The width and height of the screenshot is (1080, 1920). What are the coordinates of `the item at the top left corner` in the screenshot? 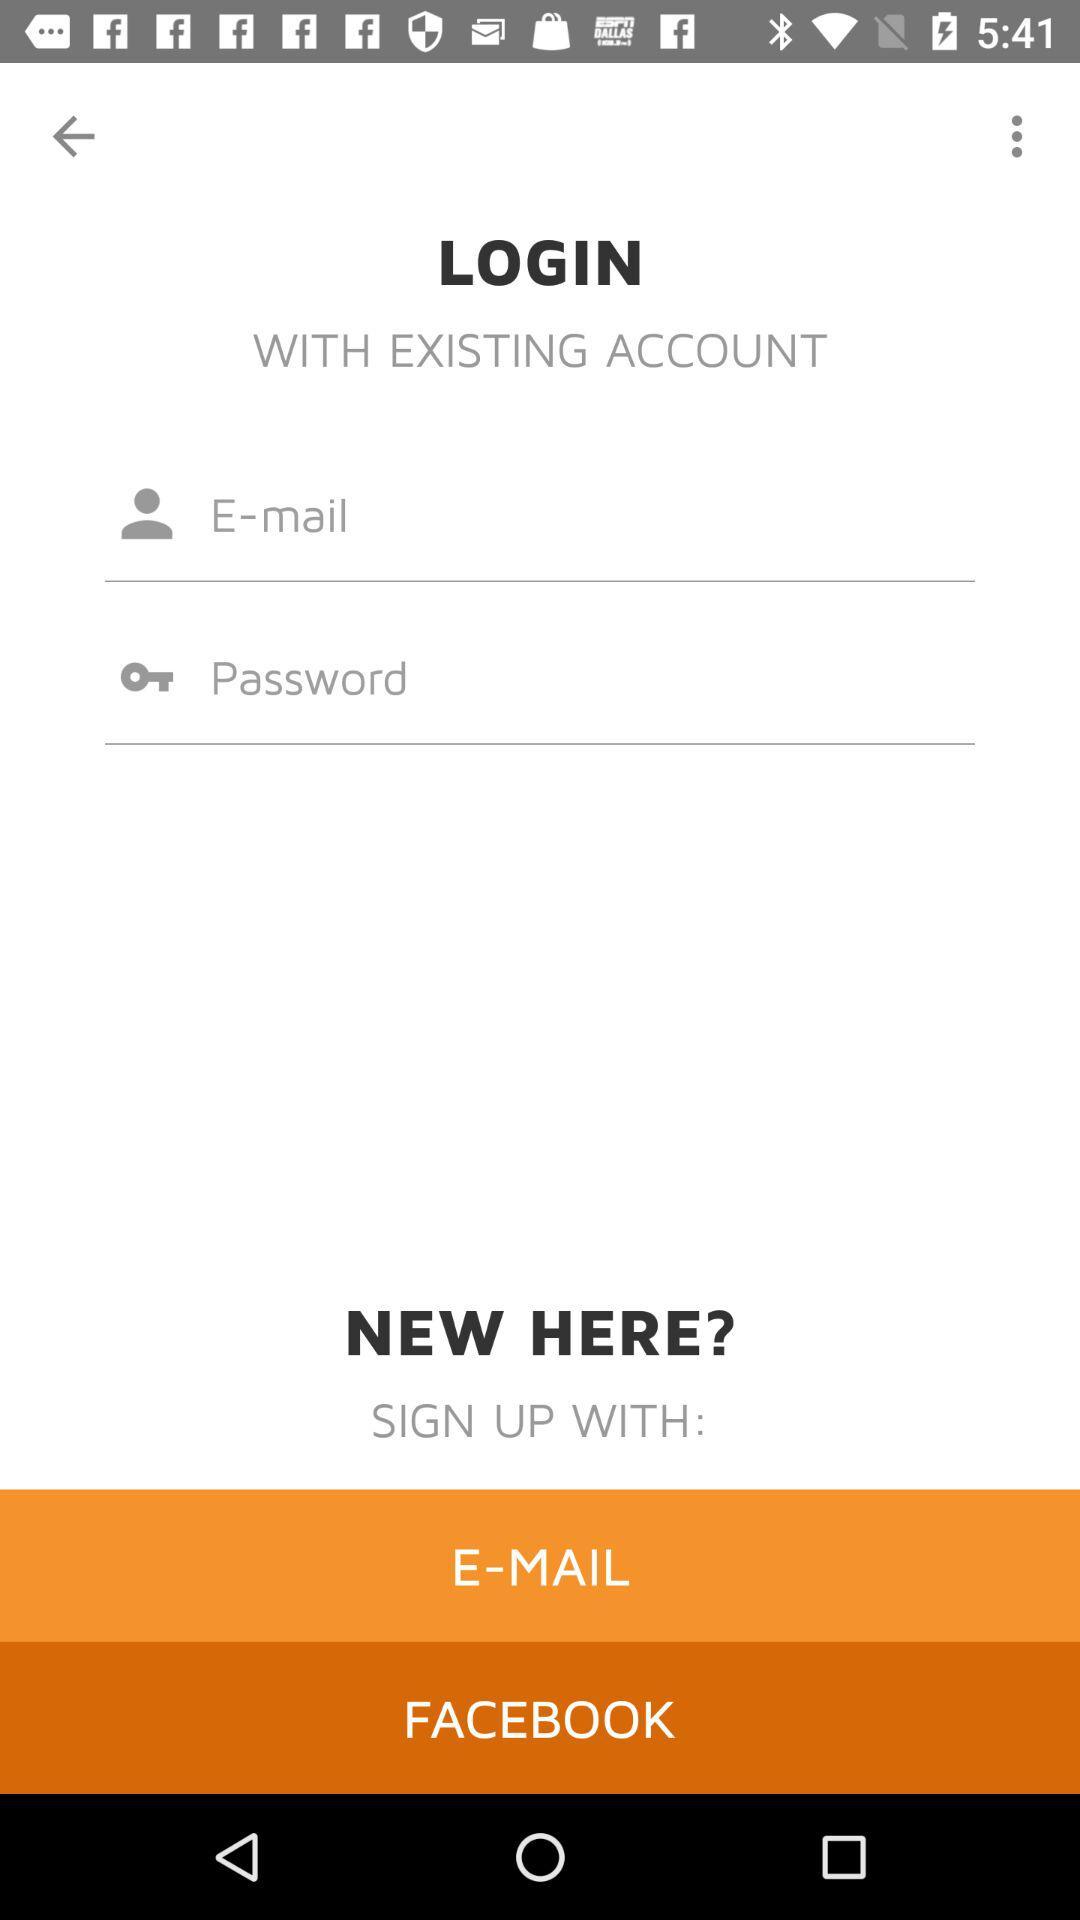 It's located at (72, 135).